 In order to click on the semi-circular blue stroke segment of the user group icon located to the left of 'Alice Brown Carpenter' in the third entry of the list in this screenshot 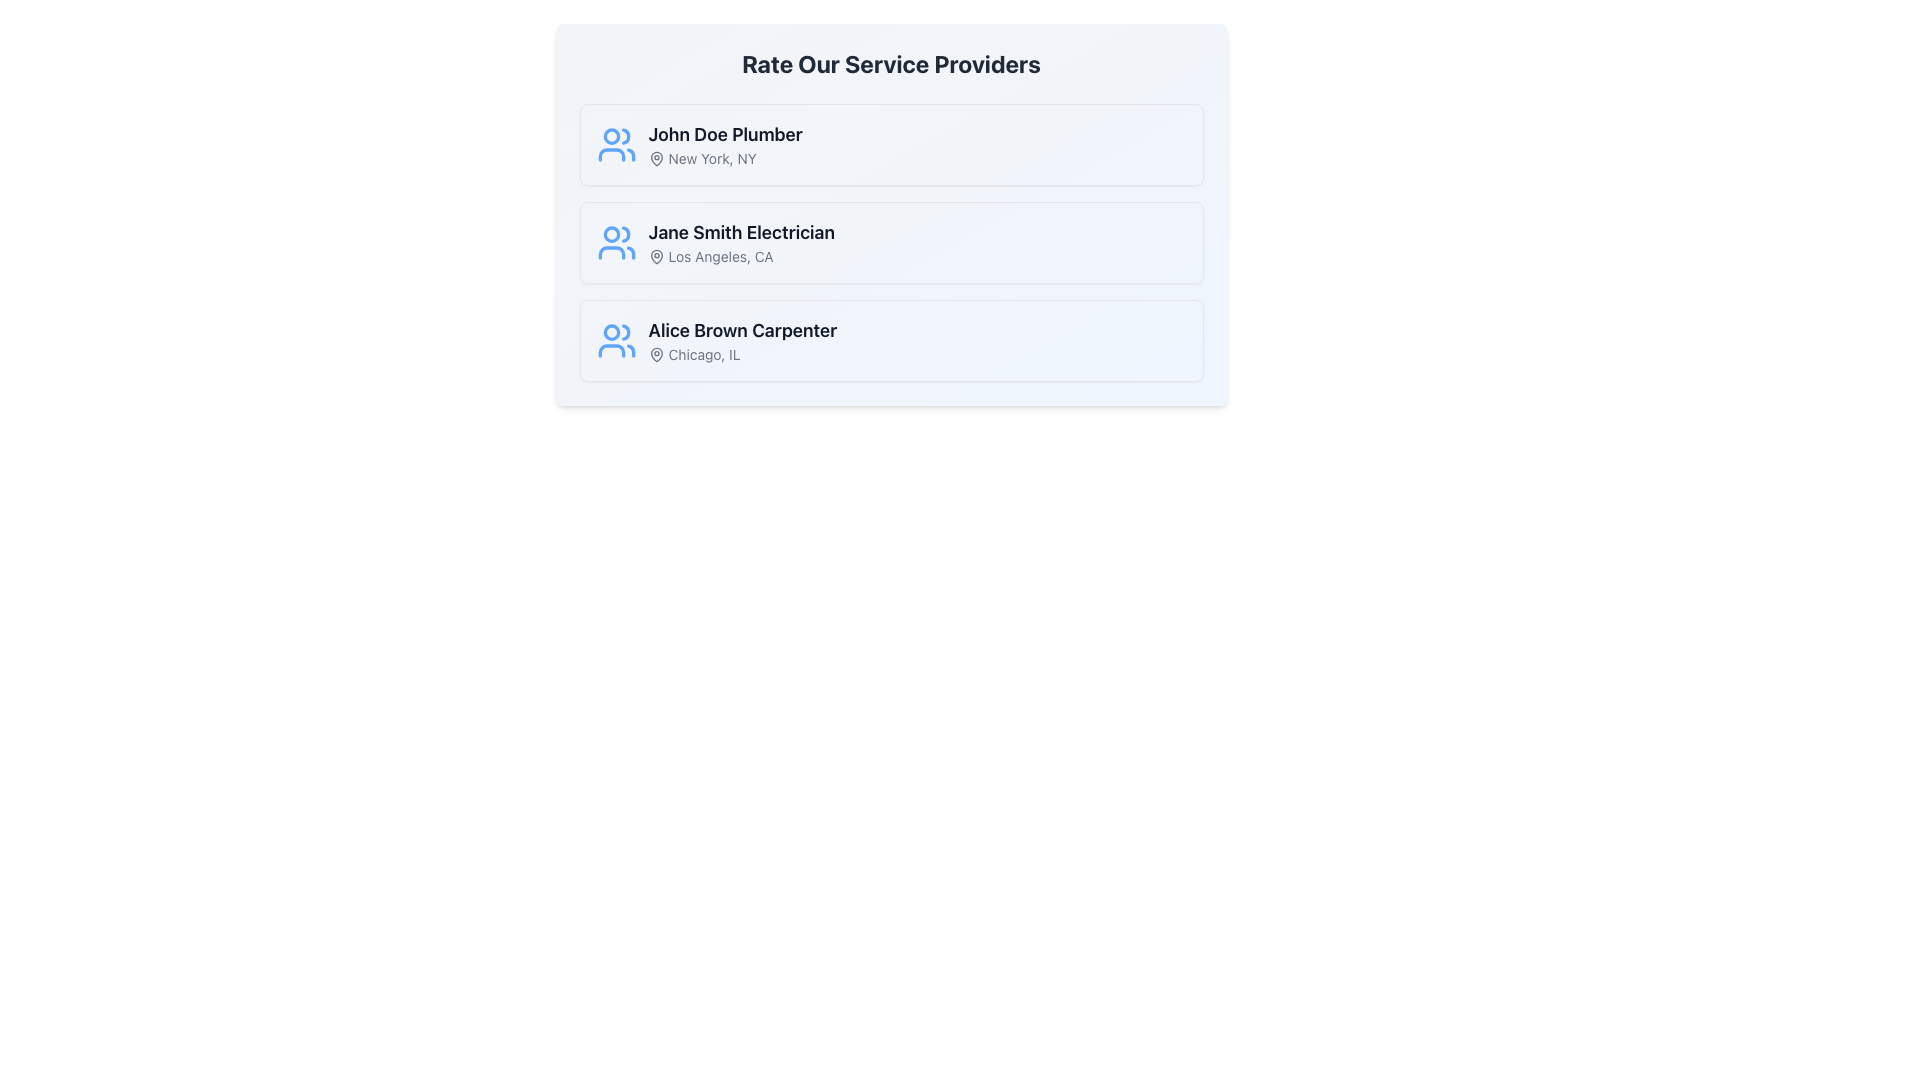, I will do `click(610, 350)`.